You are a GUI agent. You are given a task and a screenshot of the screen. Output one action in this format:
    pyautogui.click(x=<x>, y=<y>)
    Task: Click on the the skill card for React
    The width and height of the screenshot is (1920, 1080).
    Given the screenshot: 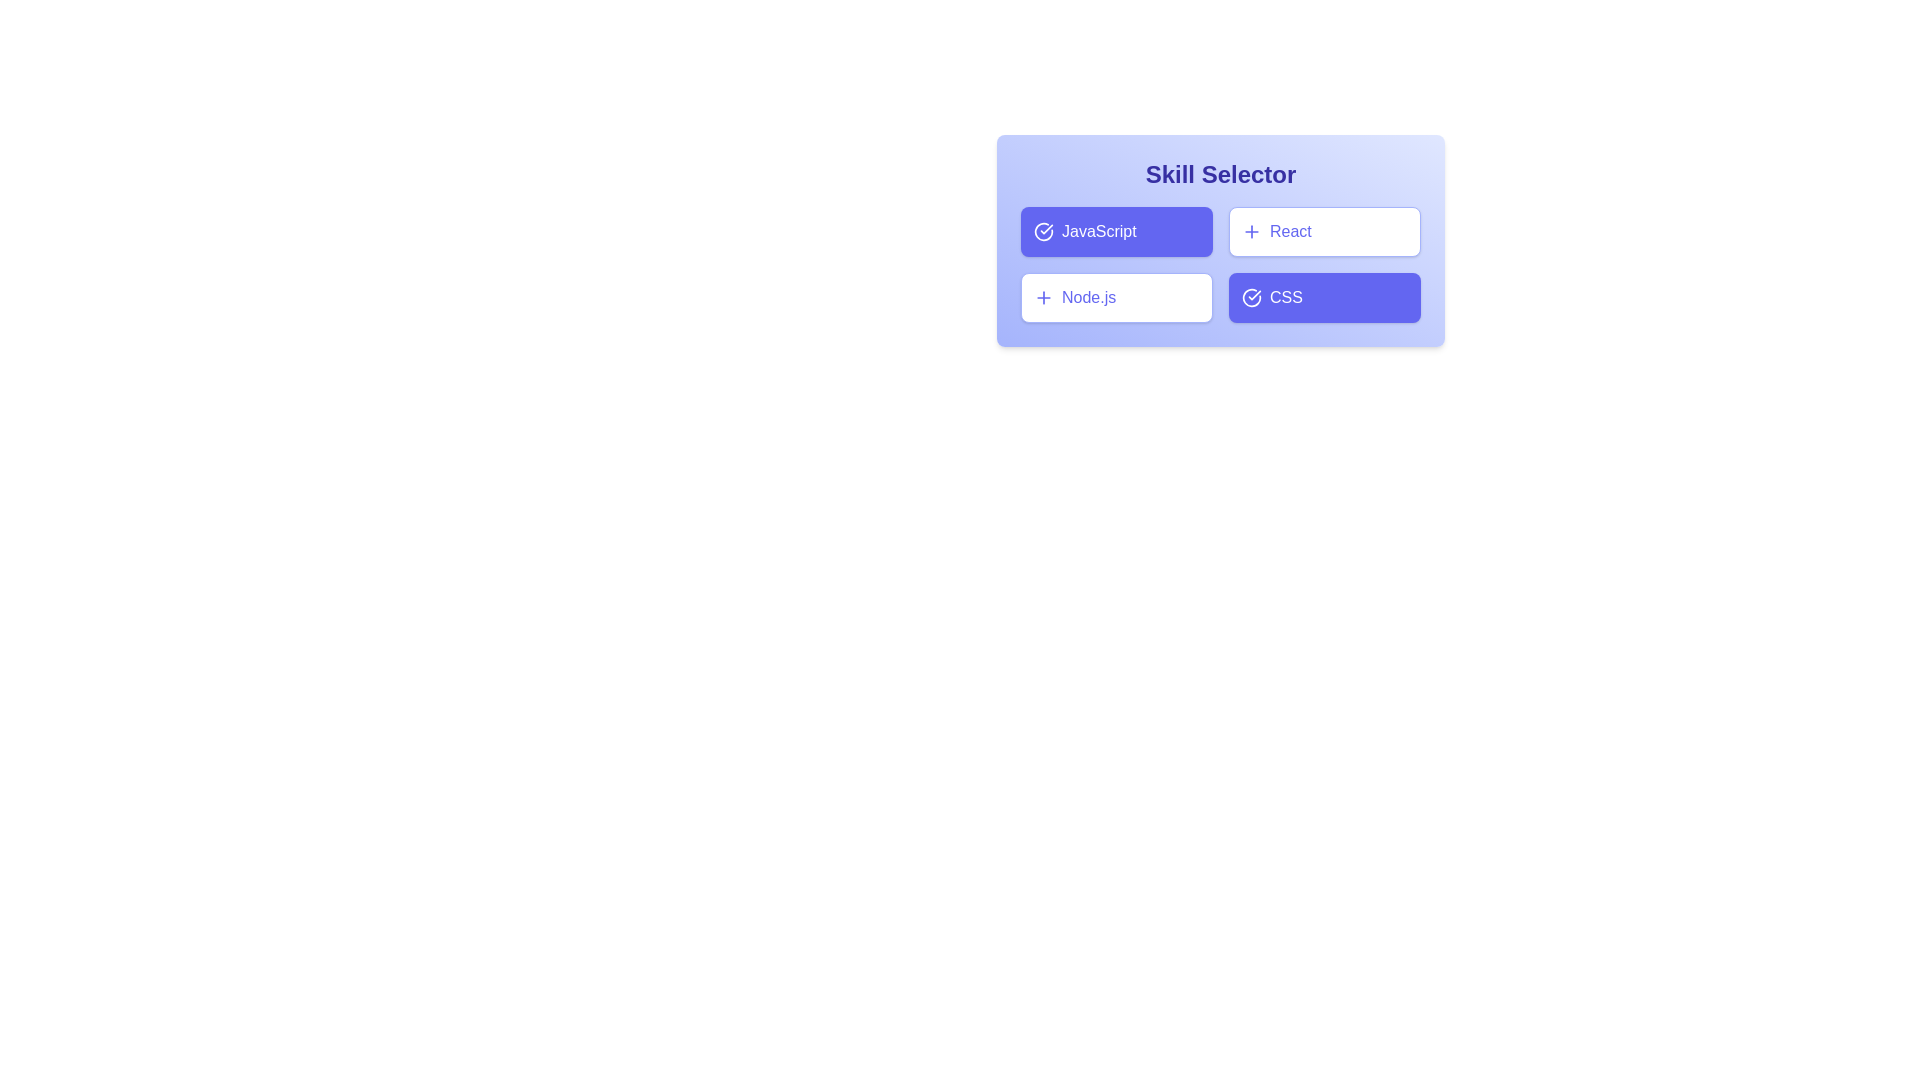 What is the action you would take?
    pyautogui.click(x=1324, y=230)
    